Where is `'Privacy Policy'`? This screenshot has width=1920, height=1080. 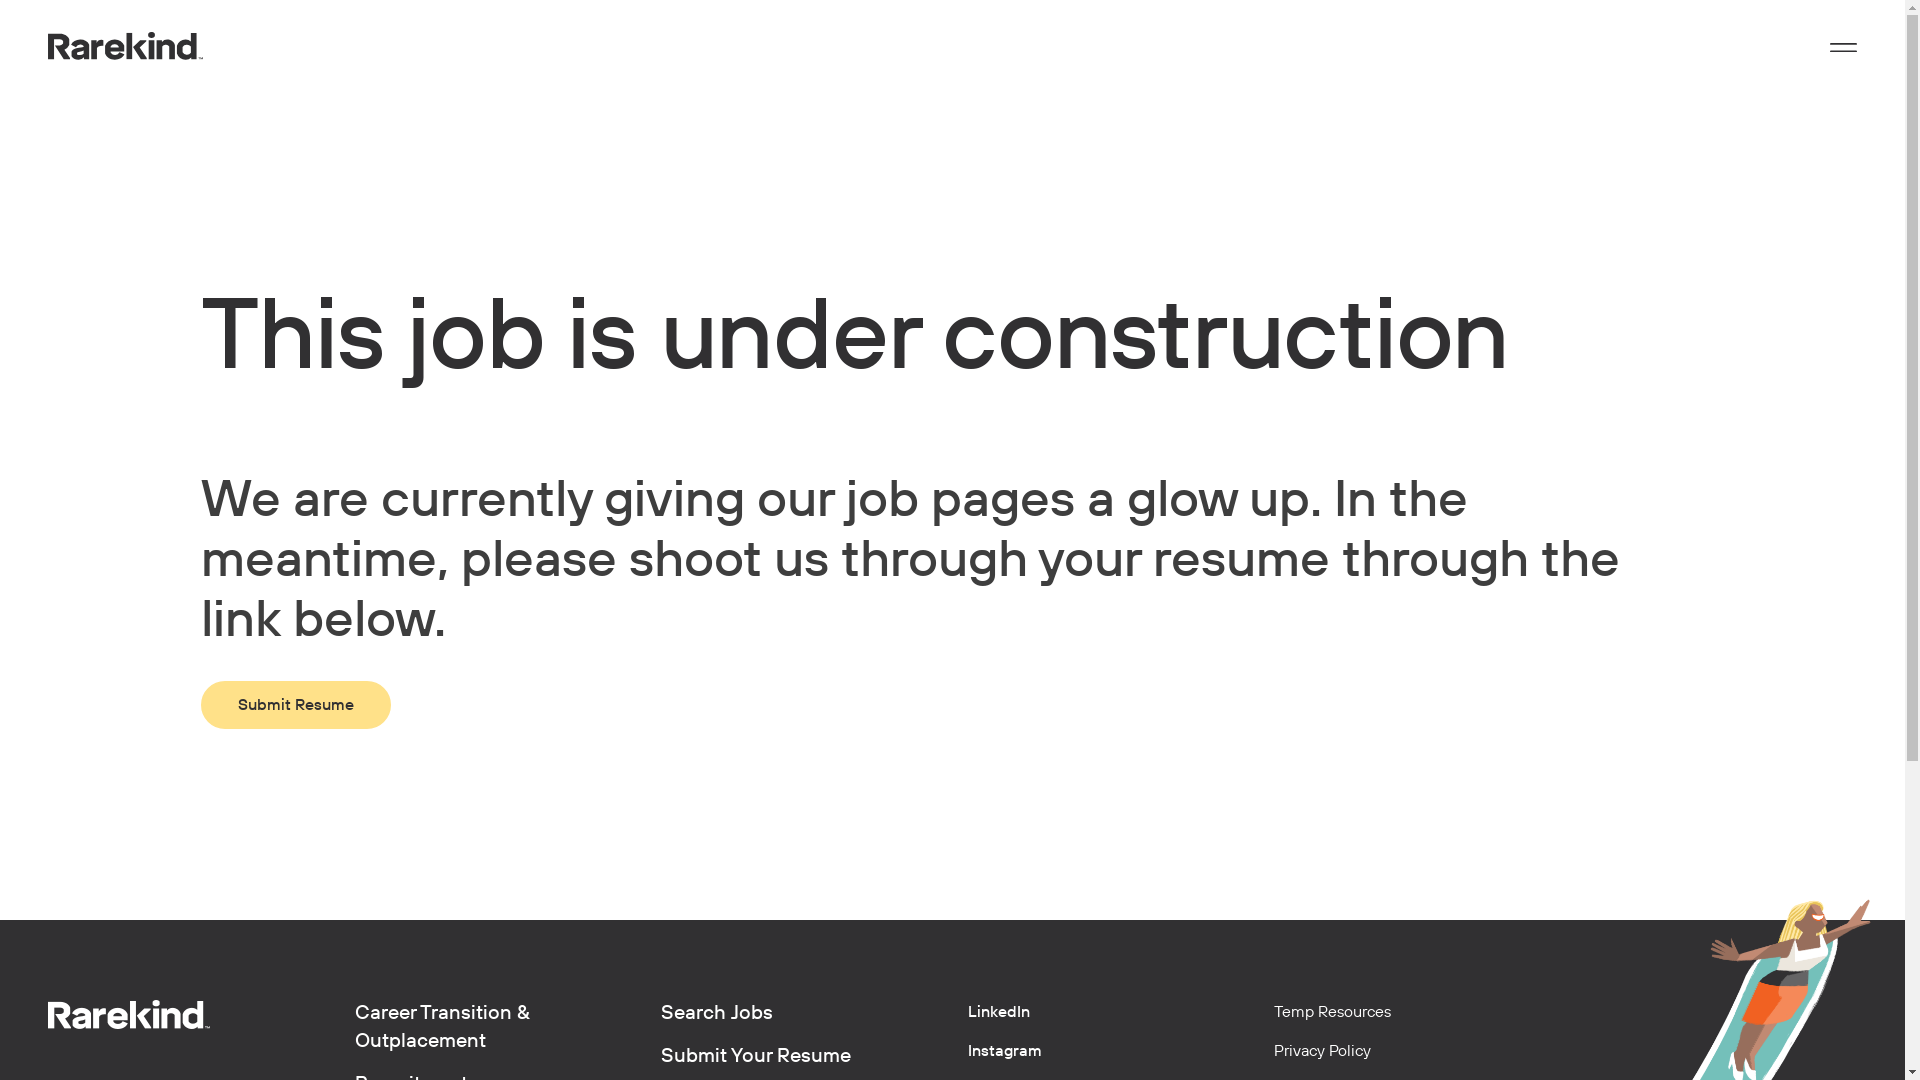
'Privacy Policy' is located at coordinates (1322, 1049).